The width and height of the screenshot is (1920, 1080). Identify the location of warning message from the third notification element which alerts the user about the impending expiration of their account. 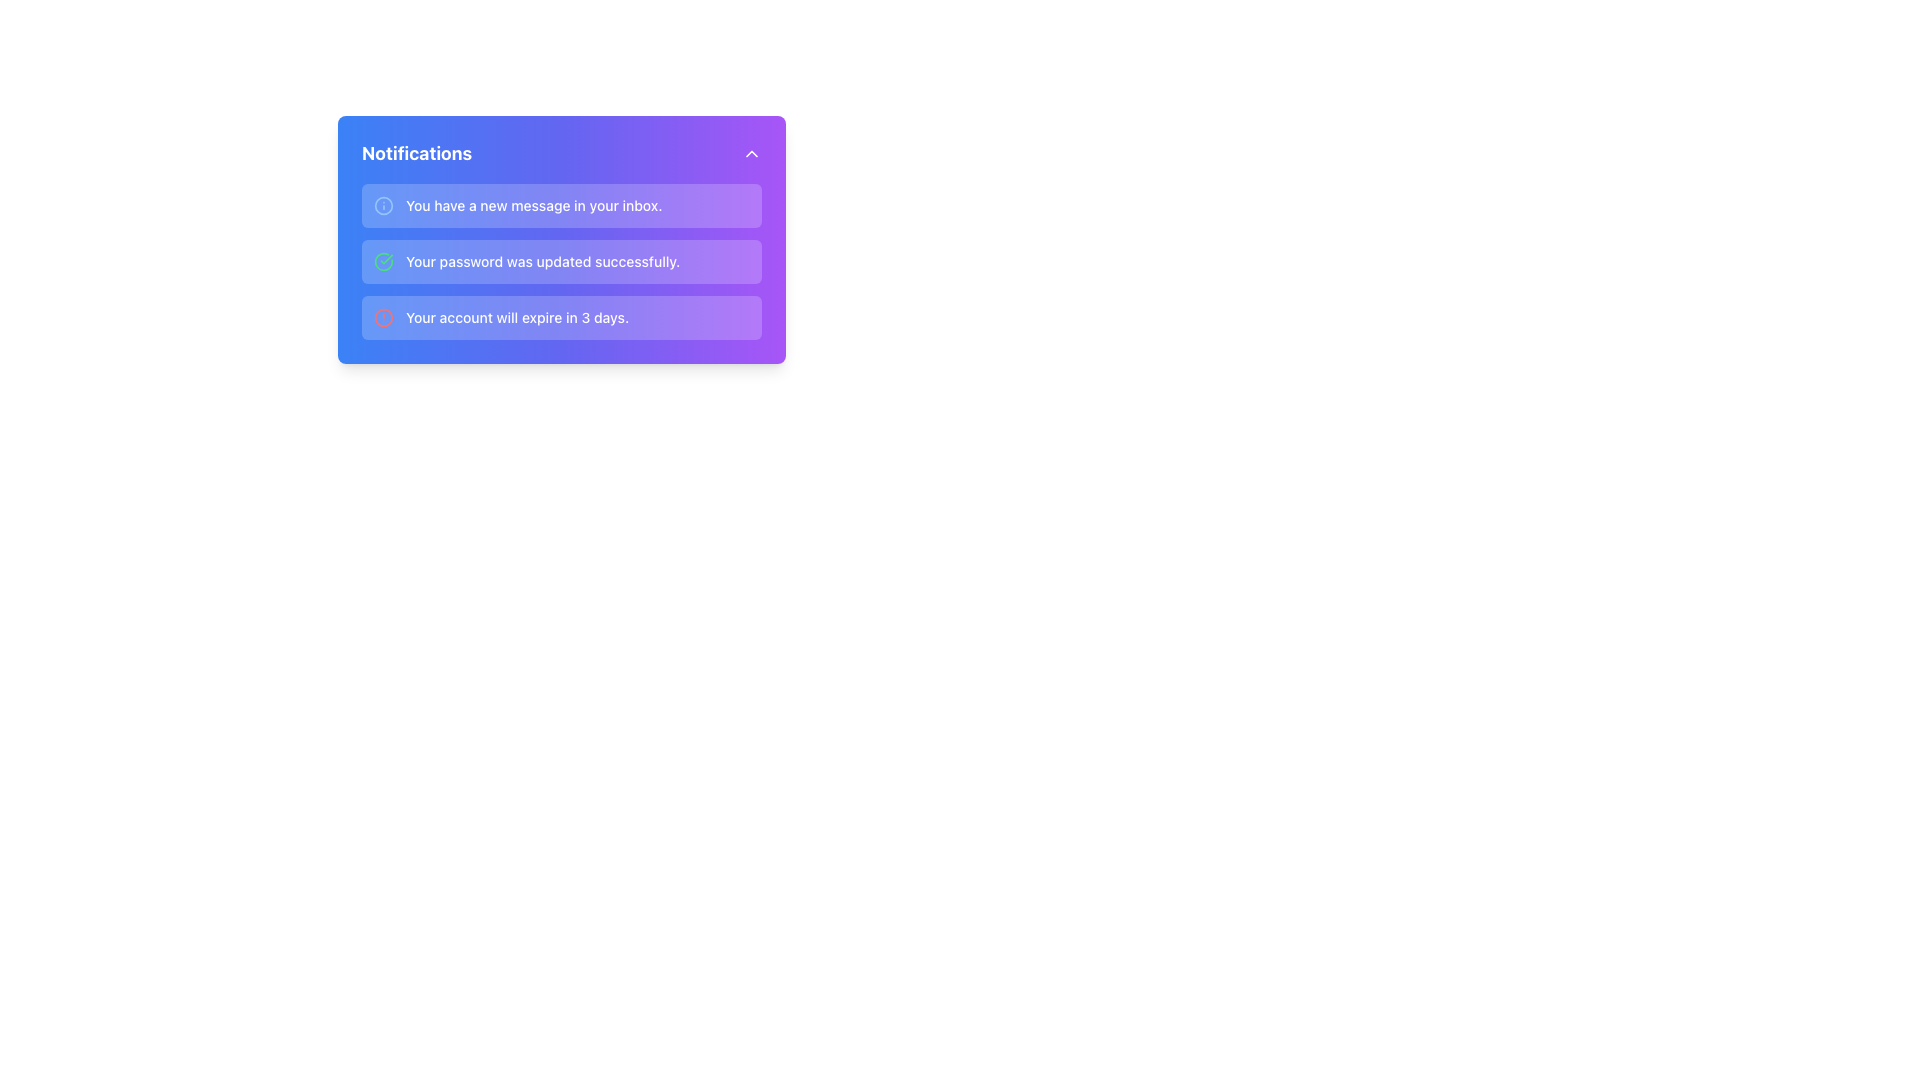
(560, 316).